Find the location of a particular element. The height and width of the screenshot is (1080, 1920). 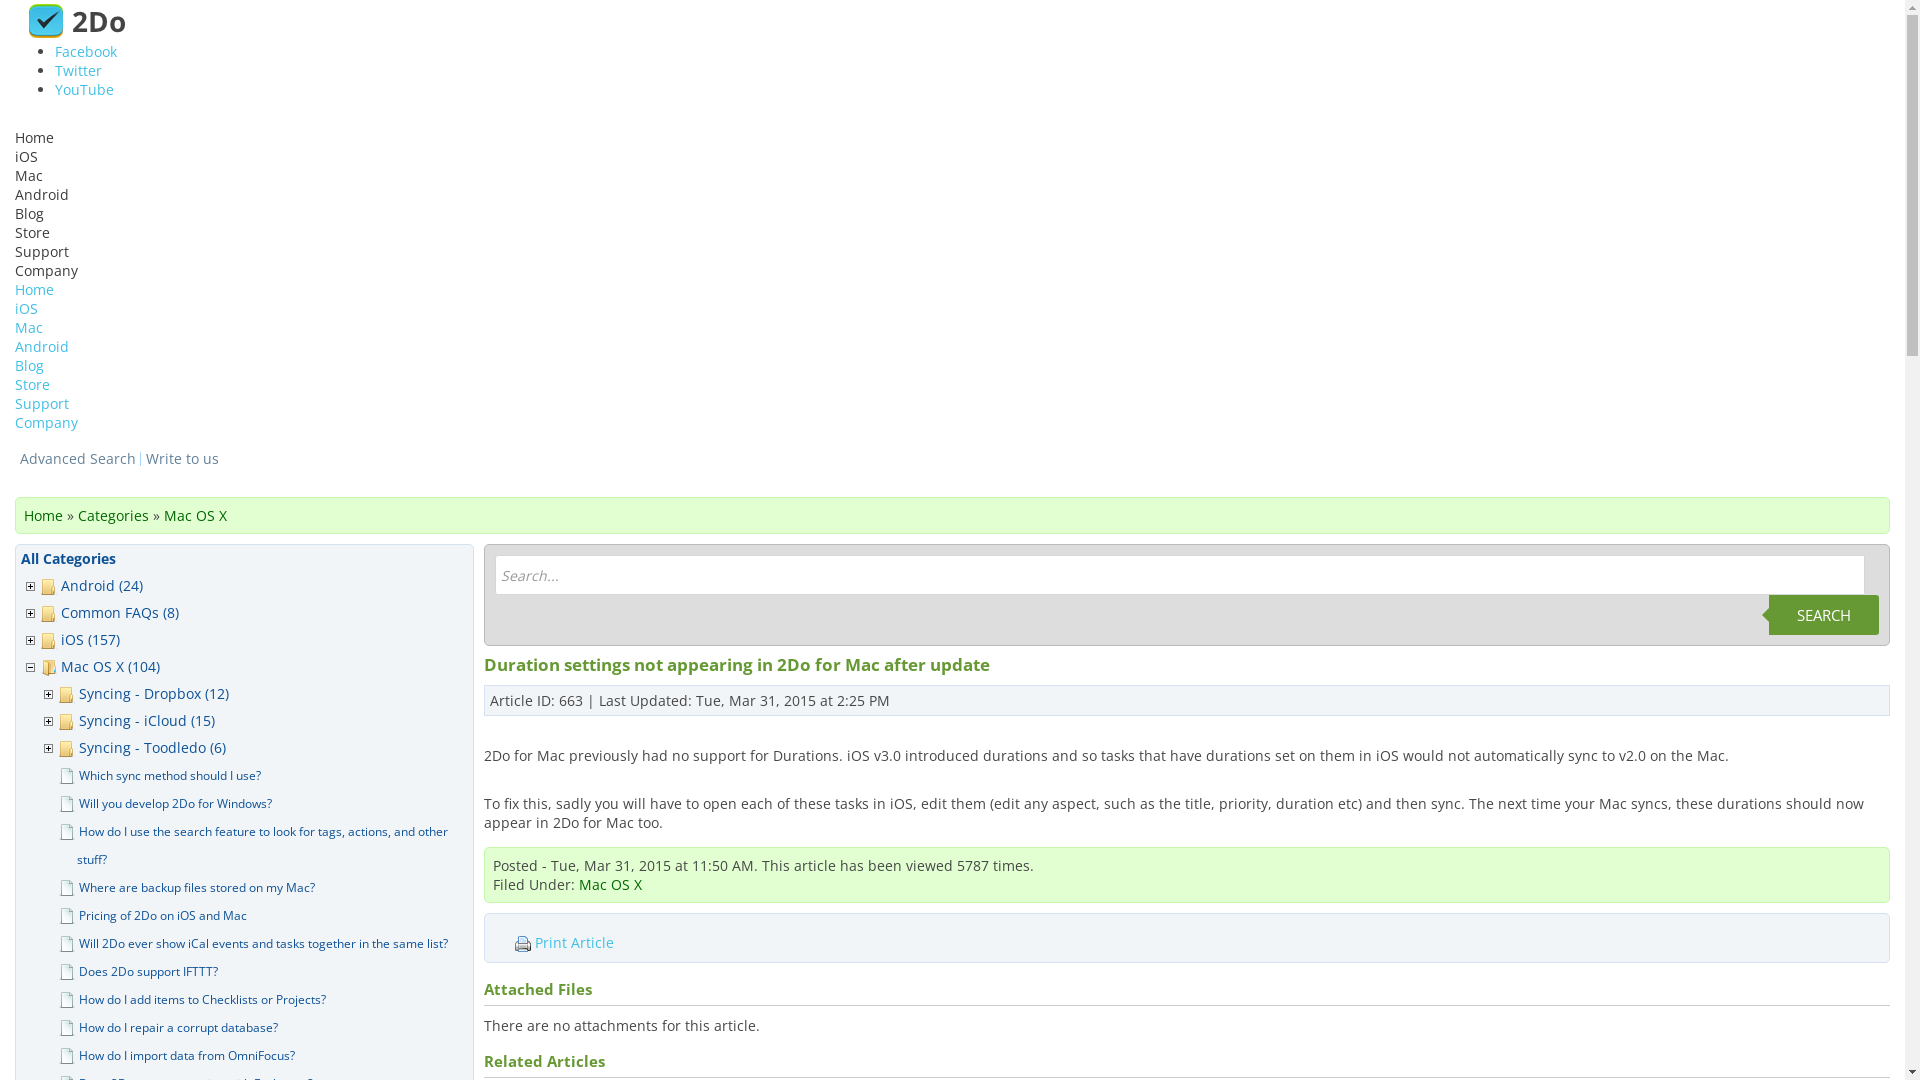

'Pricing of 2Do on iOS and Mac' is located at coordinates (167, 915).